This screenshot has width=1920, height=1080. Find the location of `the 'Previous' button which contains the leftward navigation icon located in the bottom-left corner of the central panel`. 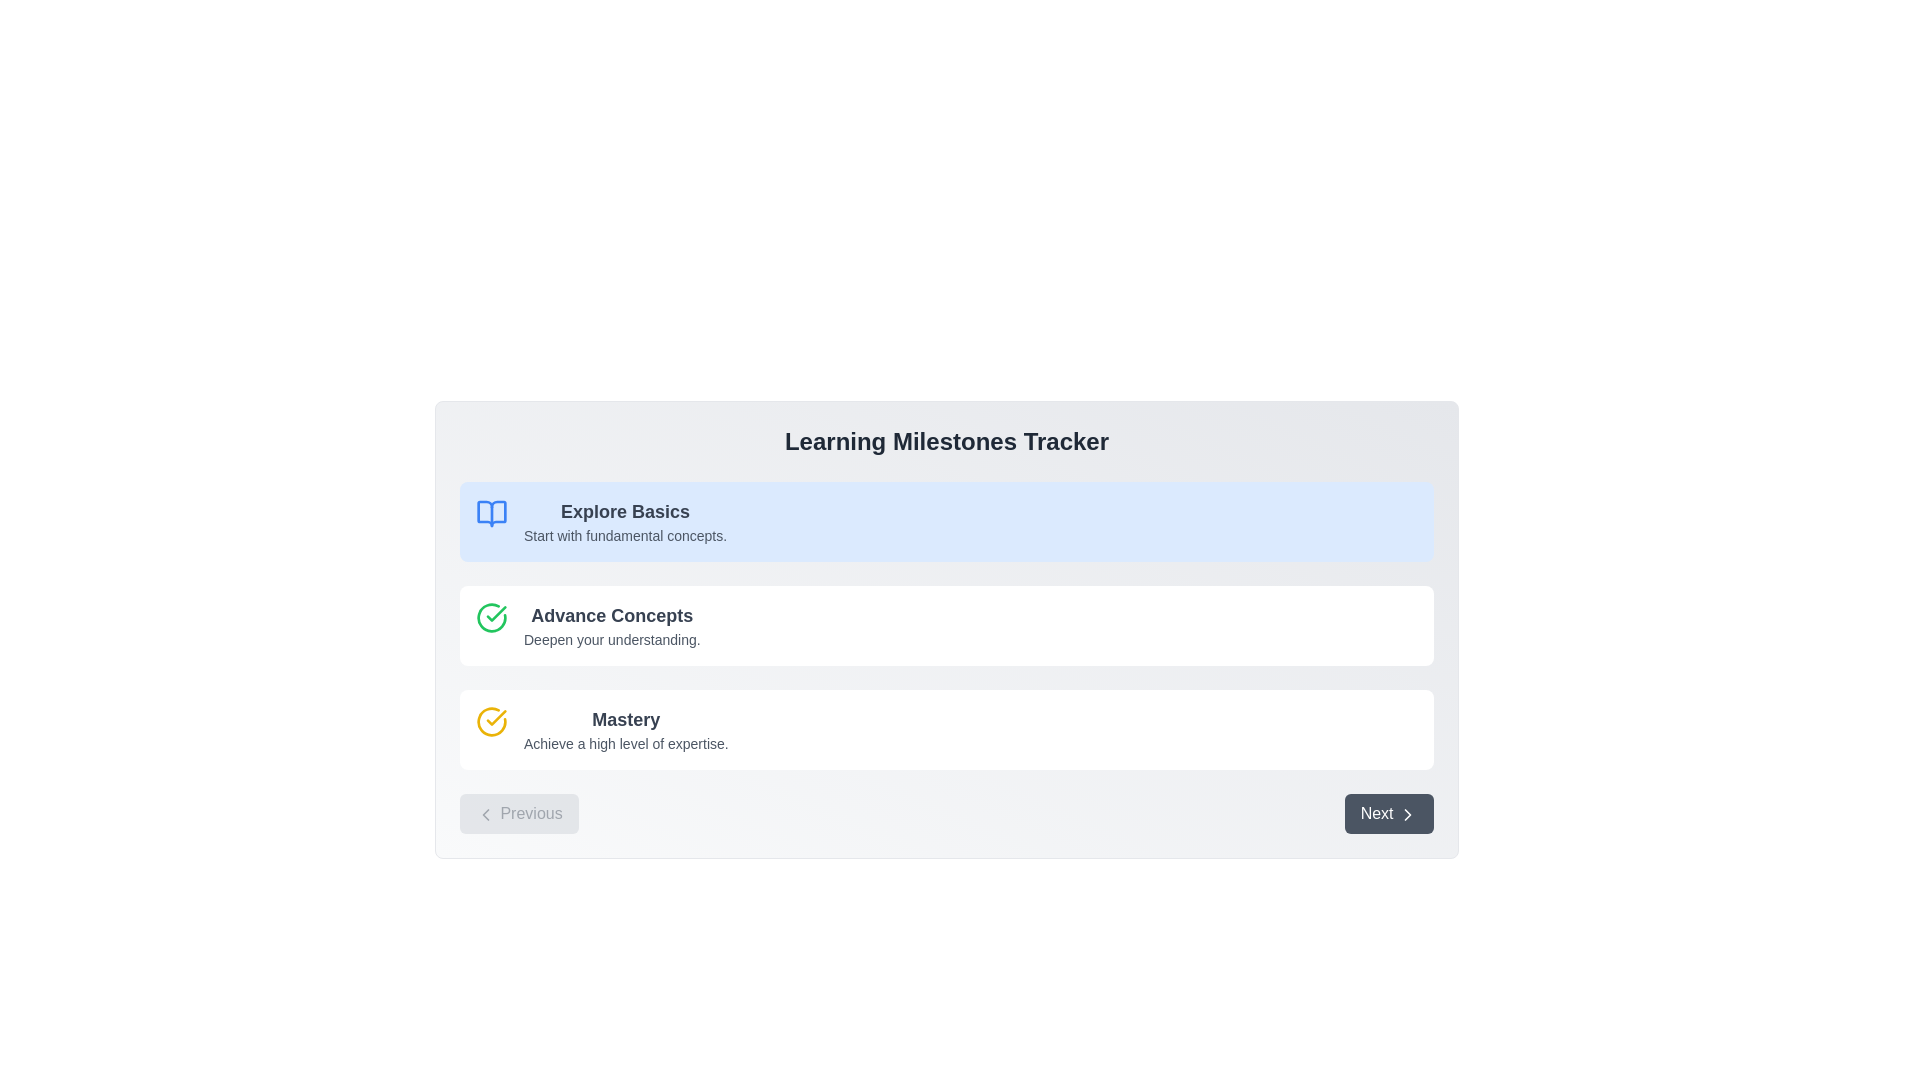

the 'Previous' button which contains the leftward navigation icon located in the bottom-left corner of the central panel is located at coordinates (485, 813).